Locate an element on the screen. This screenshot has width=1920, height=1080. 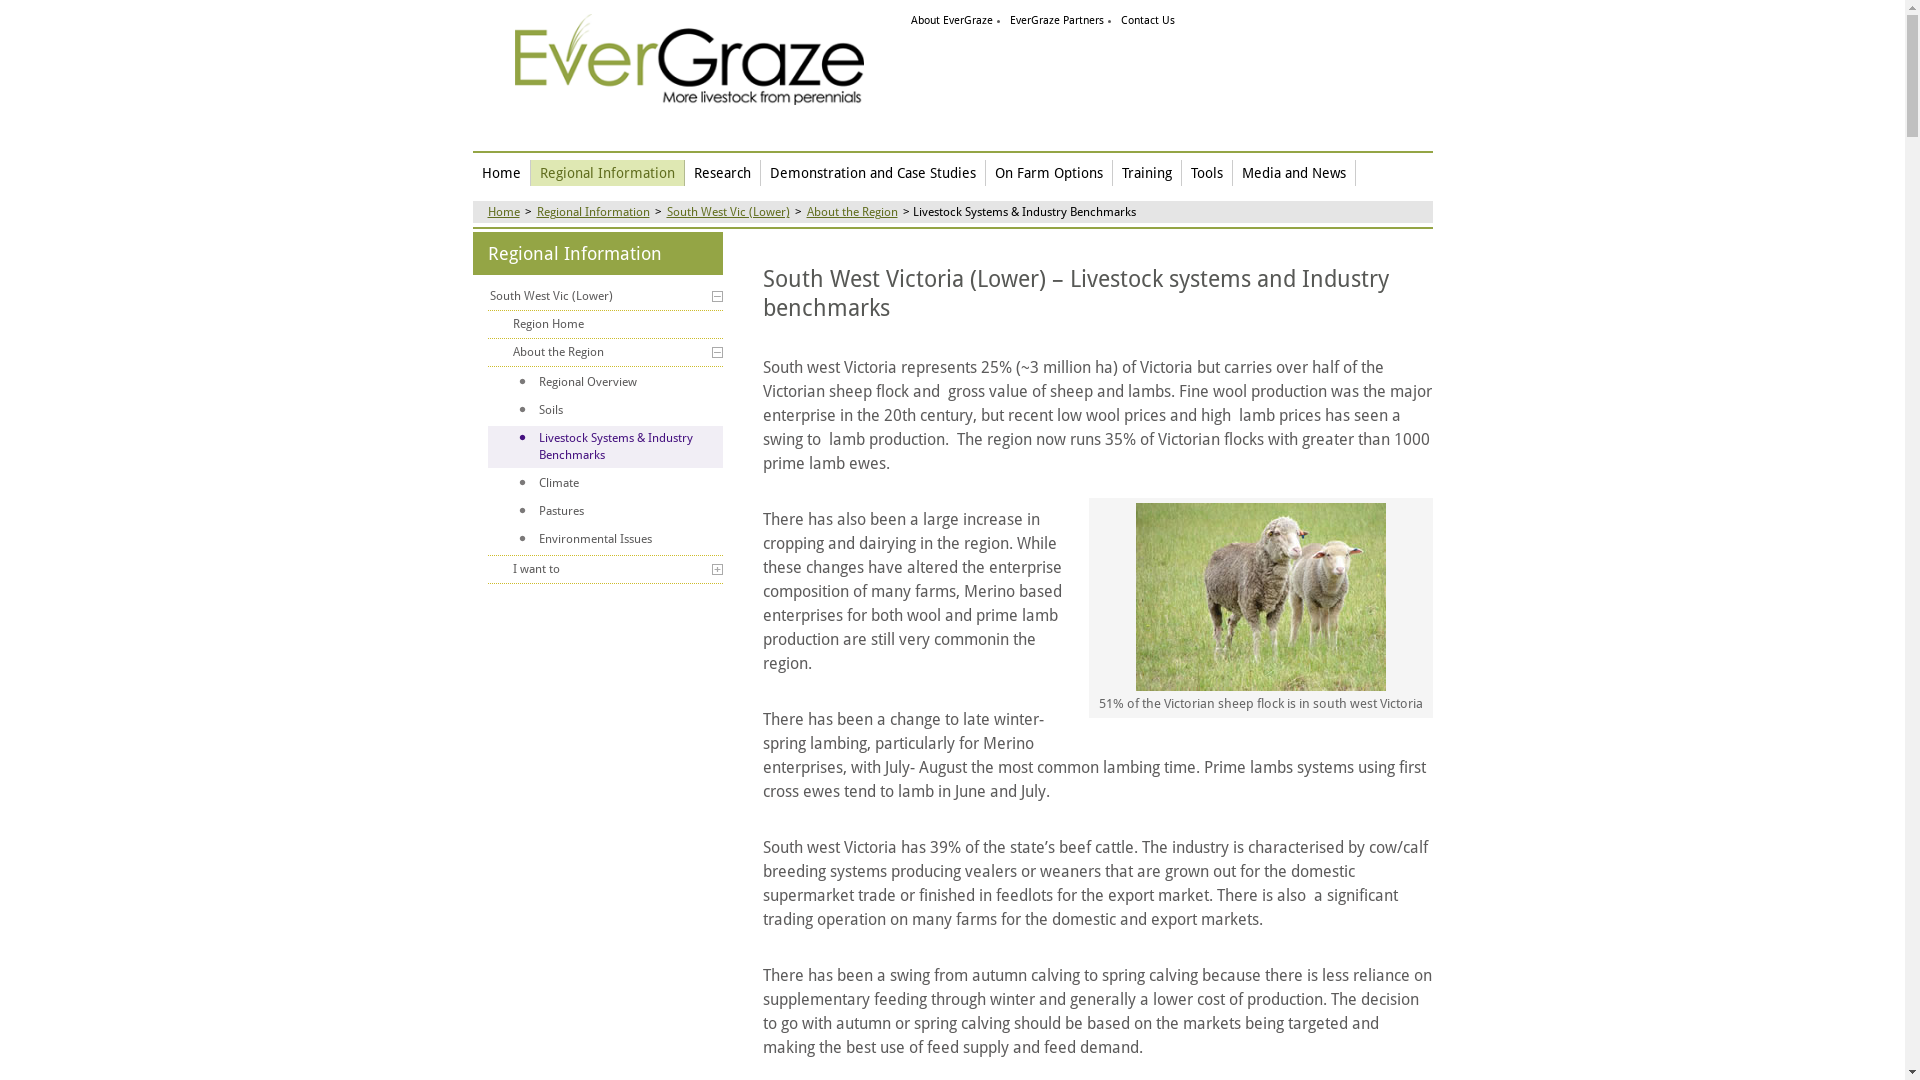
'South West Vic (Lower)' is located at coordinates (604, 296).